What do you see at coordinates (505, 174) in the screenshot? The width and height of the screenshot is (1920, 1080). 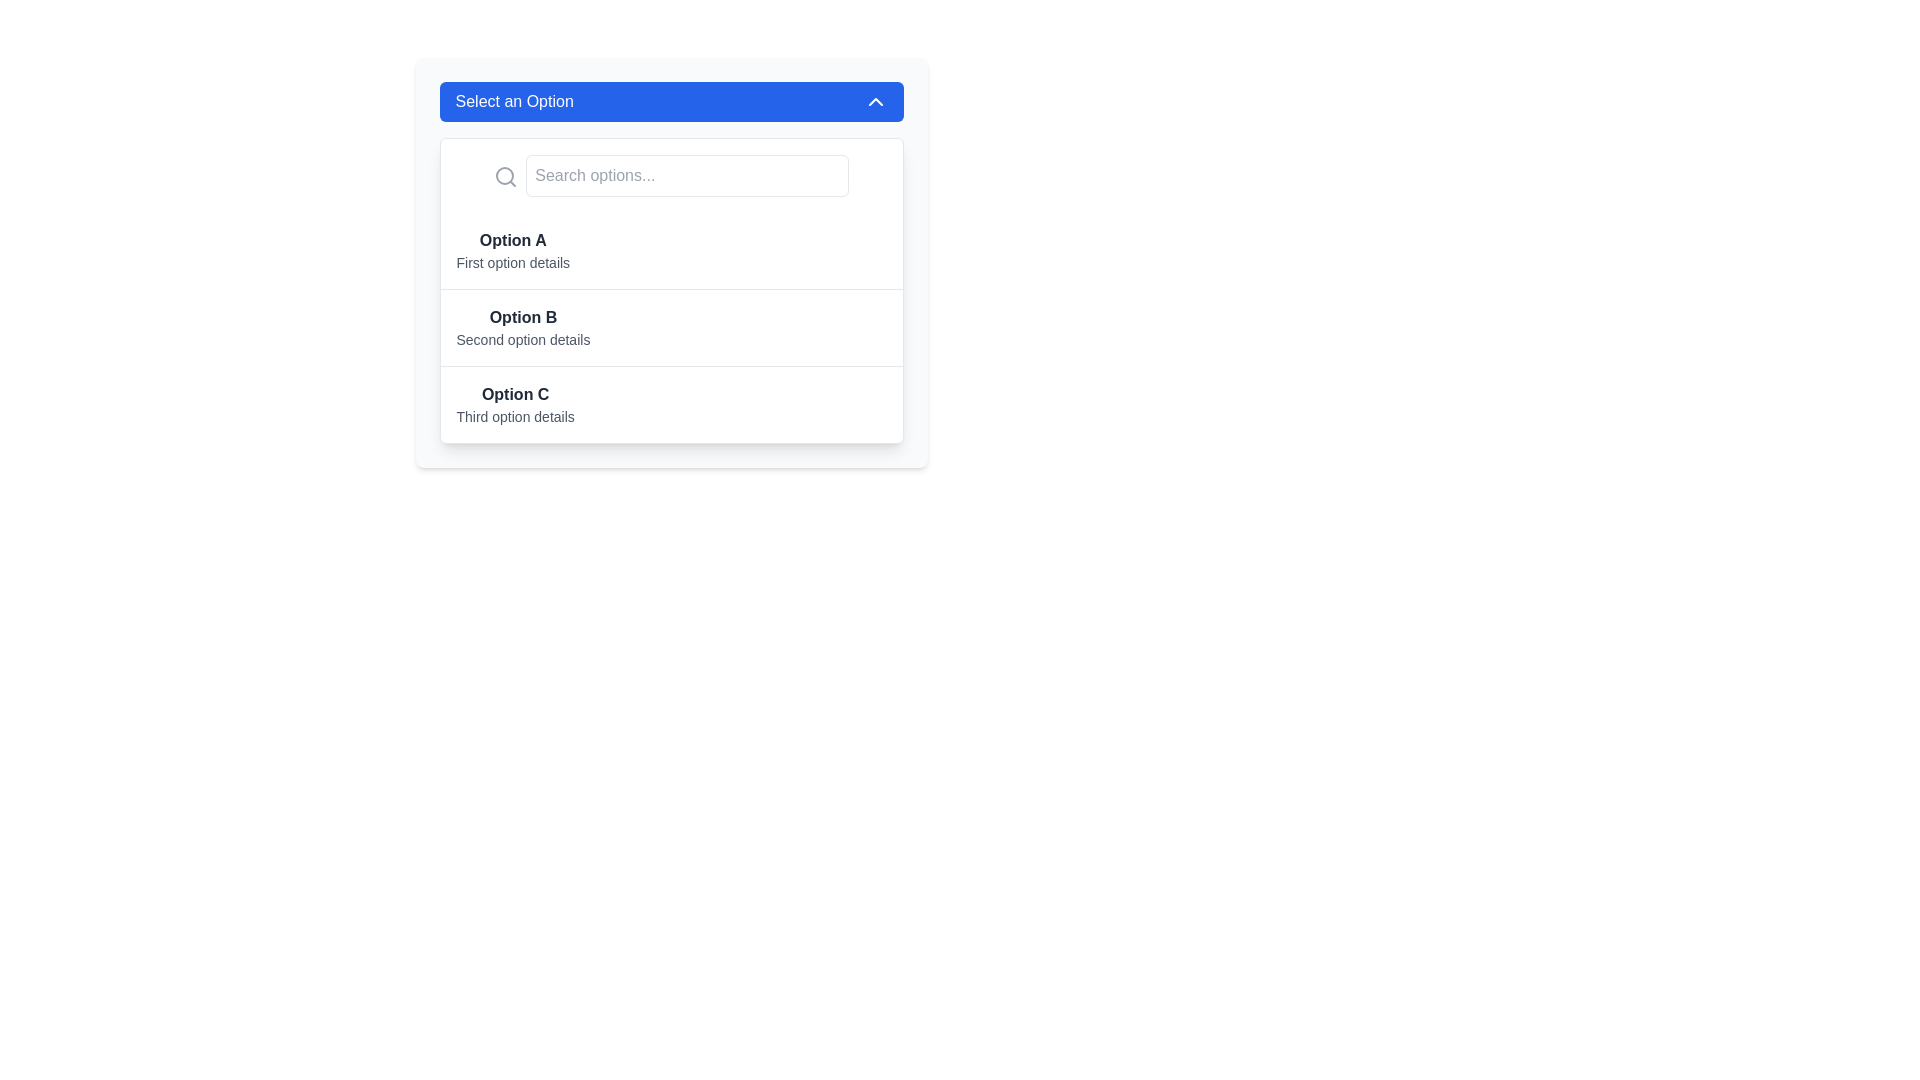 I see `the central filled circle within the magnifying glass icon located in the search bar` at bounding box center [505, 174].